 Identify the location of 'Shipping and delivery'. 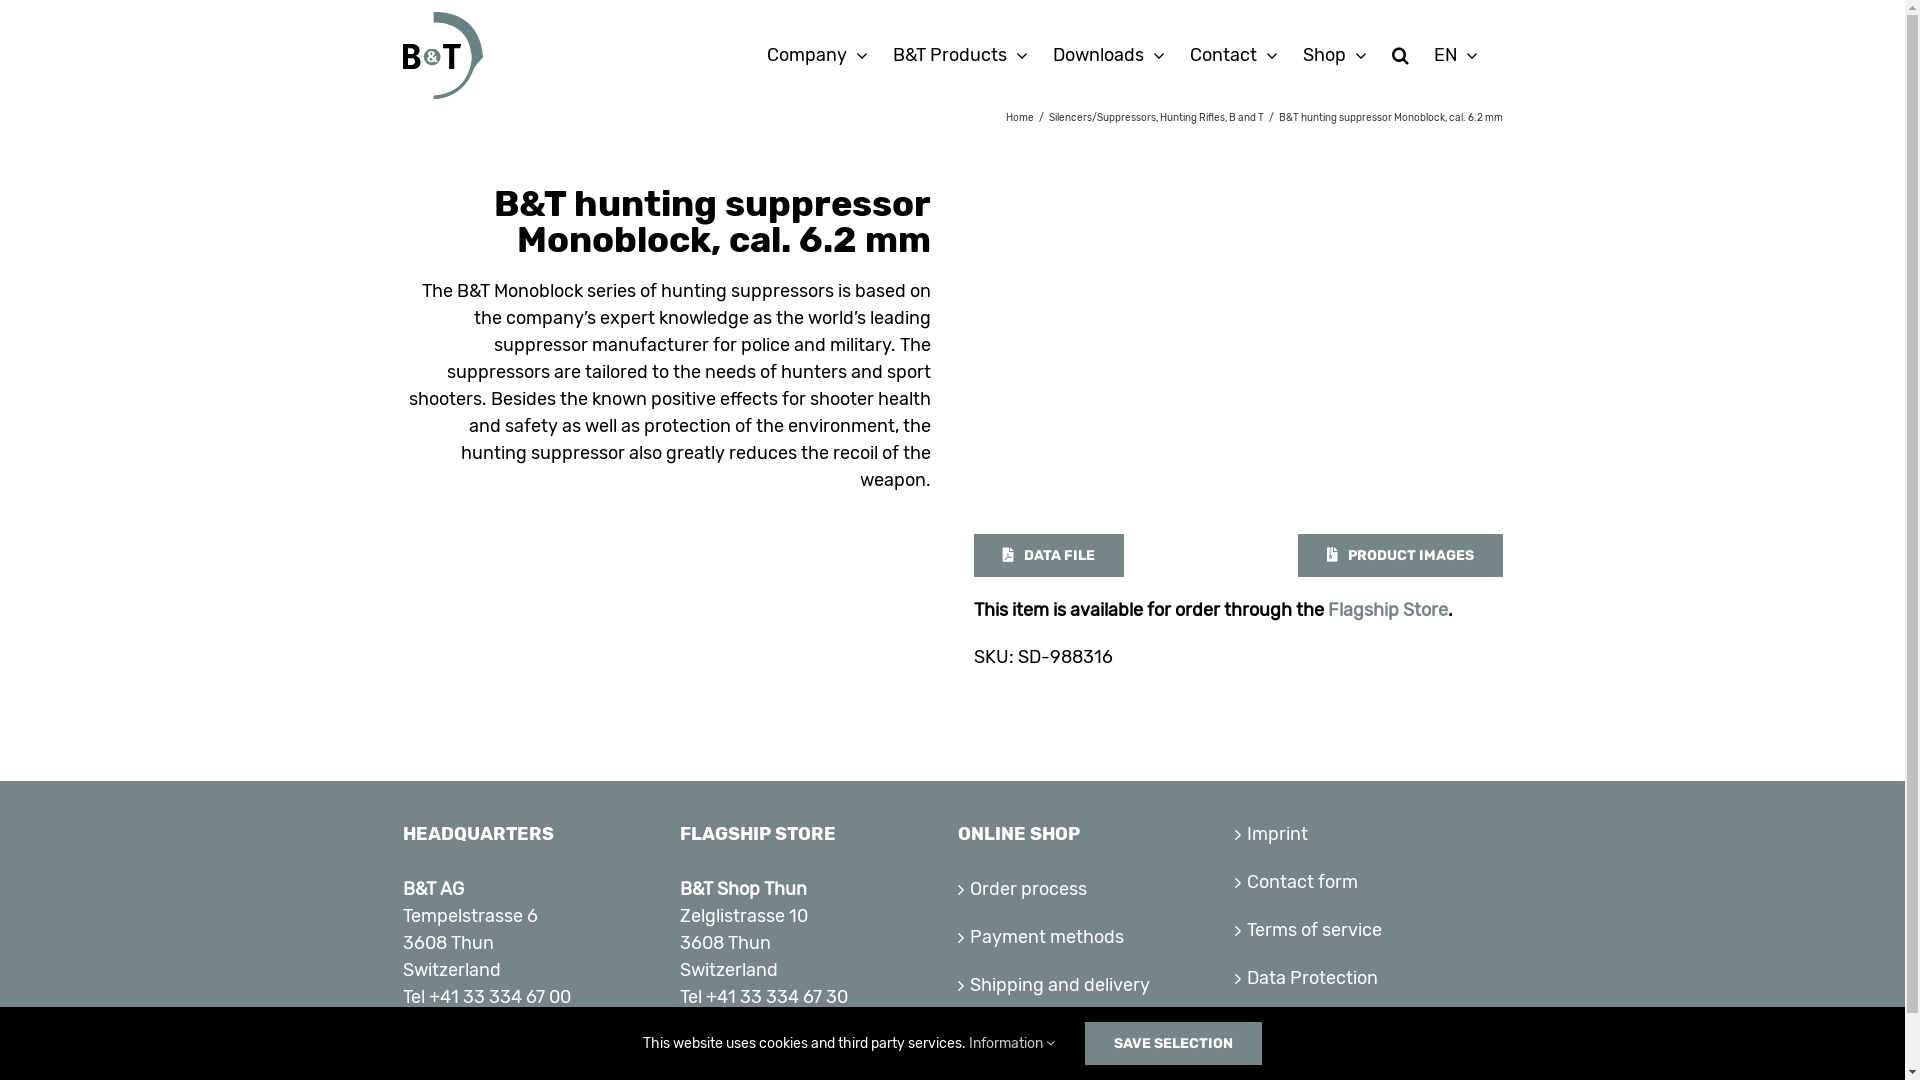
(1092, 984).